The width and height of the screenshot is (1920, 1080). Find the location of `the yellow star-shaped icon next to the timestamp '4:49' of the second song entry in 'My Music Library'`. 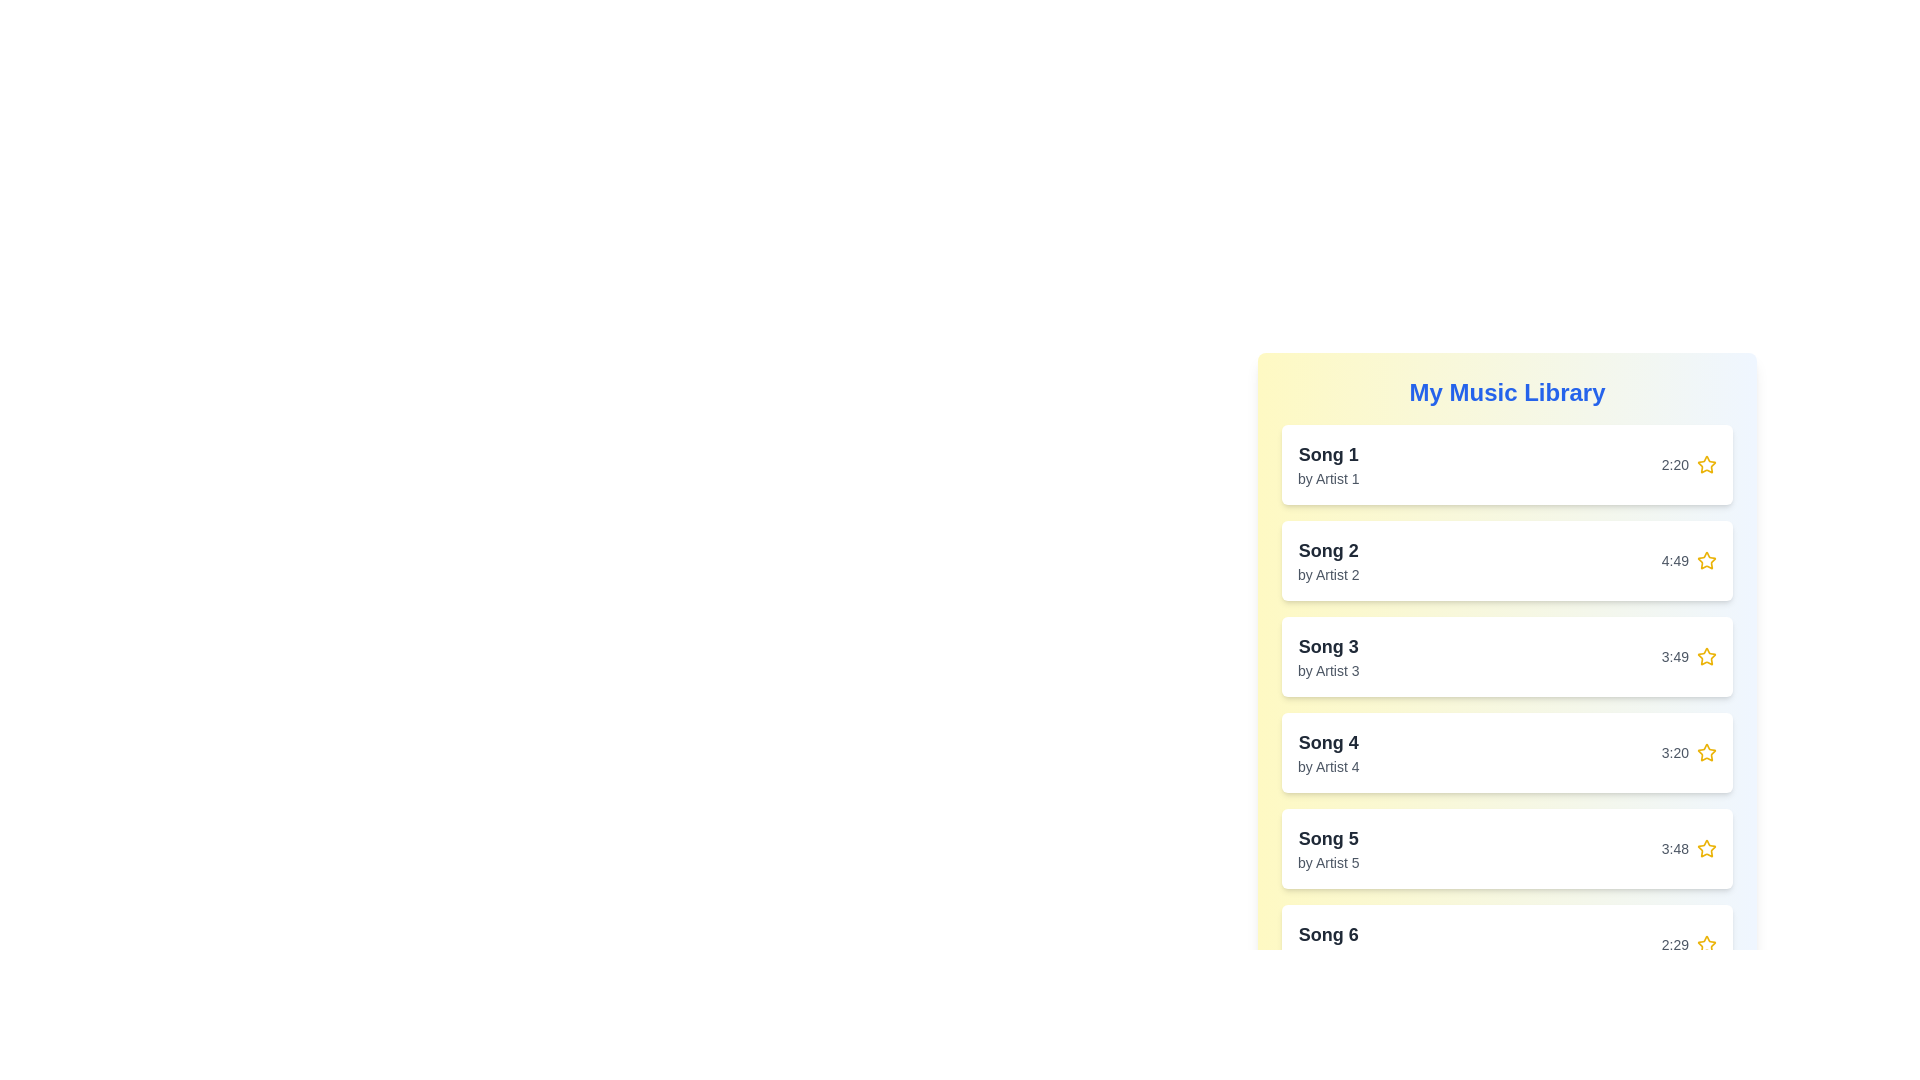

the yellow star-shaped icon next to the timestamp '4:49' of the second song entry in 'My Music Library' is located at coordinates (1706, 560).